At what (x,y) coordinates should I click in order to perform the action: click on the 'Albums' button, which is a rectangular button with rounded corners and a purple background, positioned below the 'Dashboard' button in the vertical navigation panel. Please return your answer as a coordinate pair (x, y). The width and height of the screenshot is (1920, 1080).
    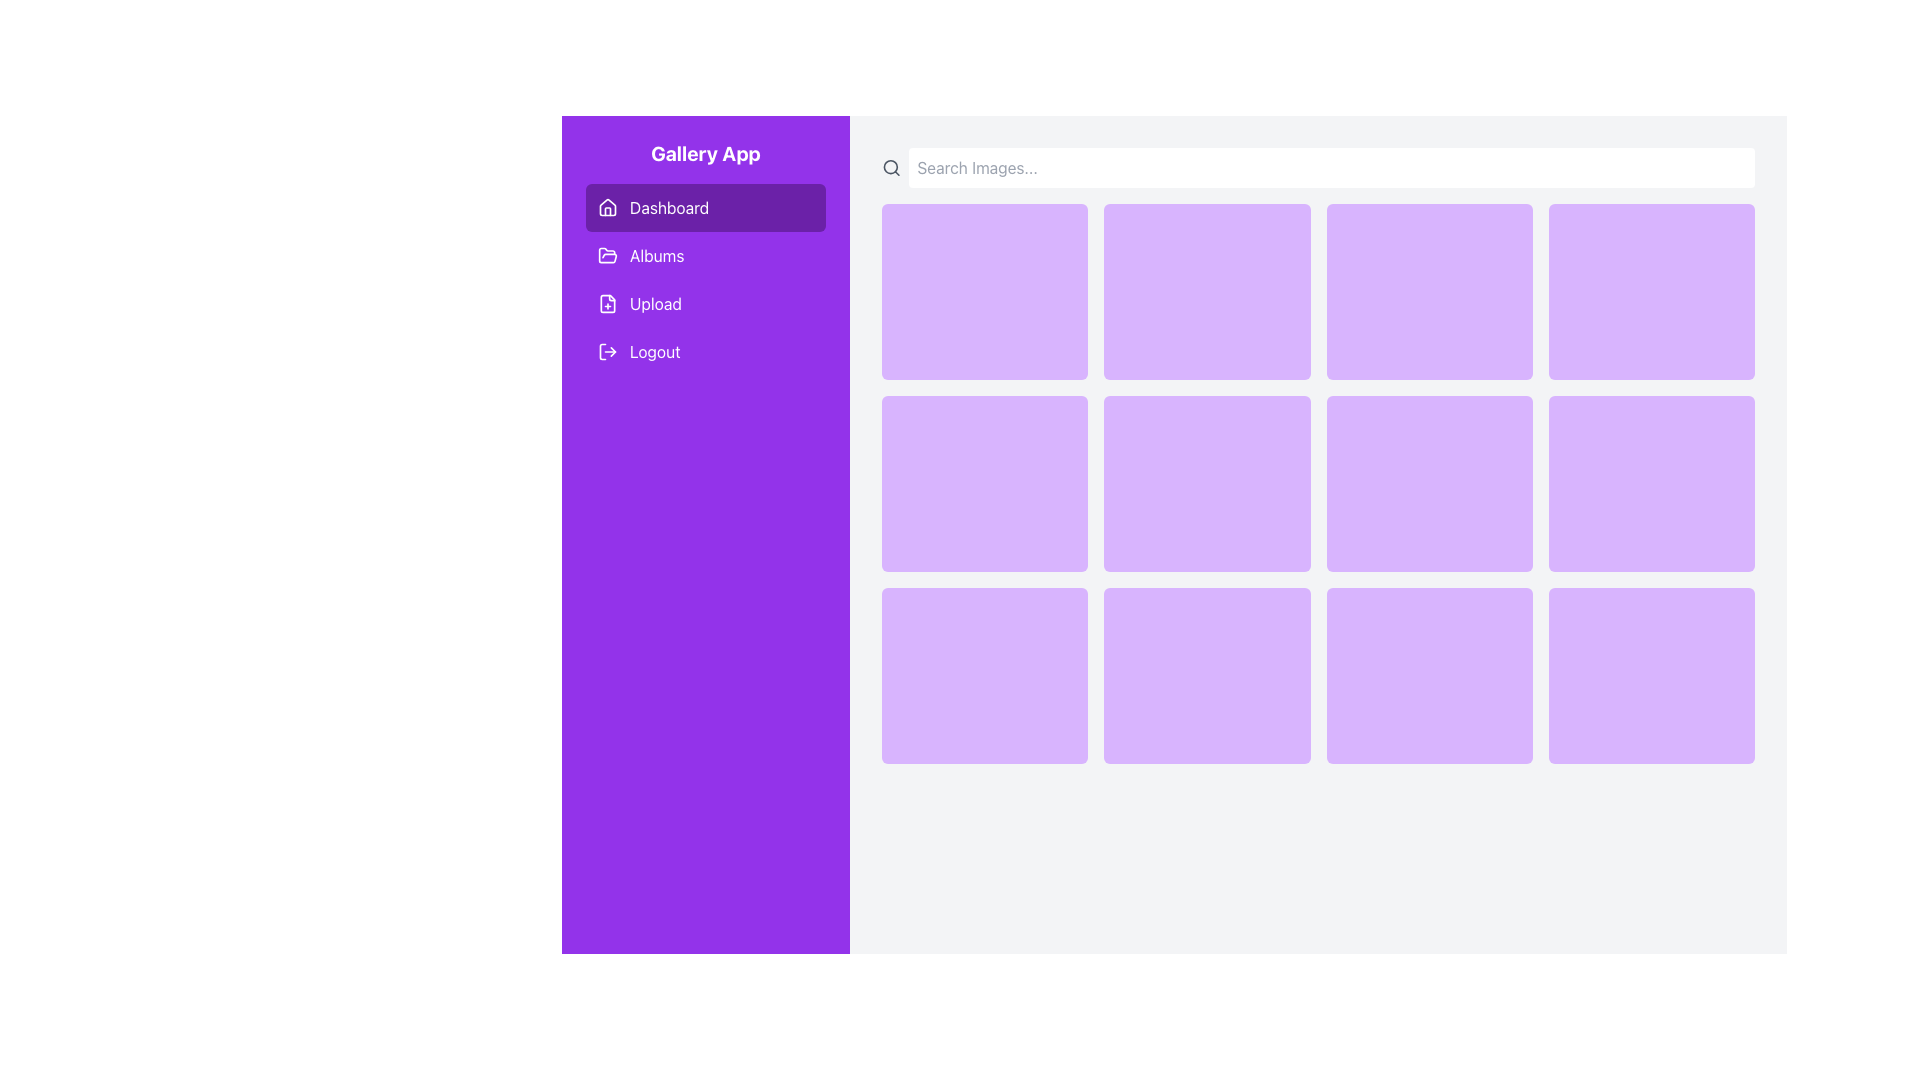
    Looking at the image, I should click on (705, 254).